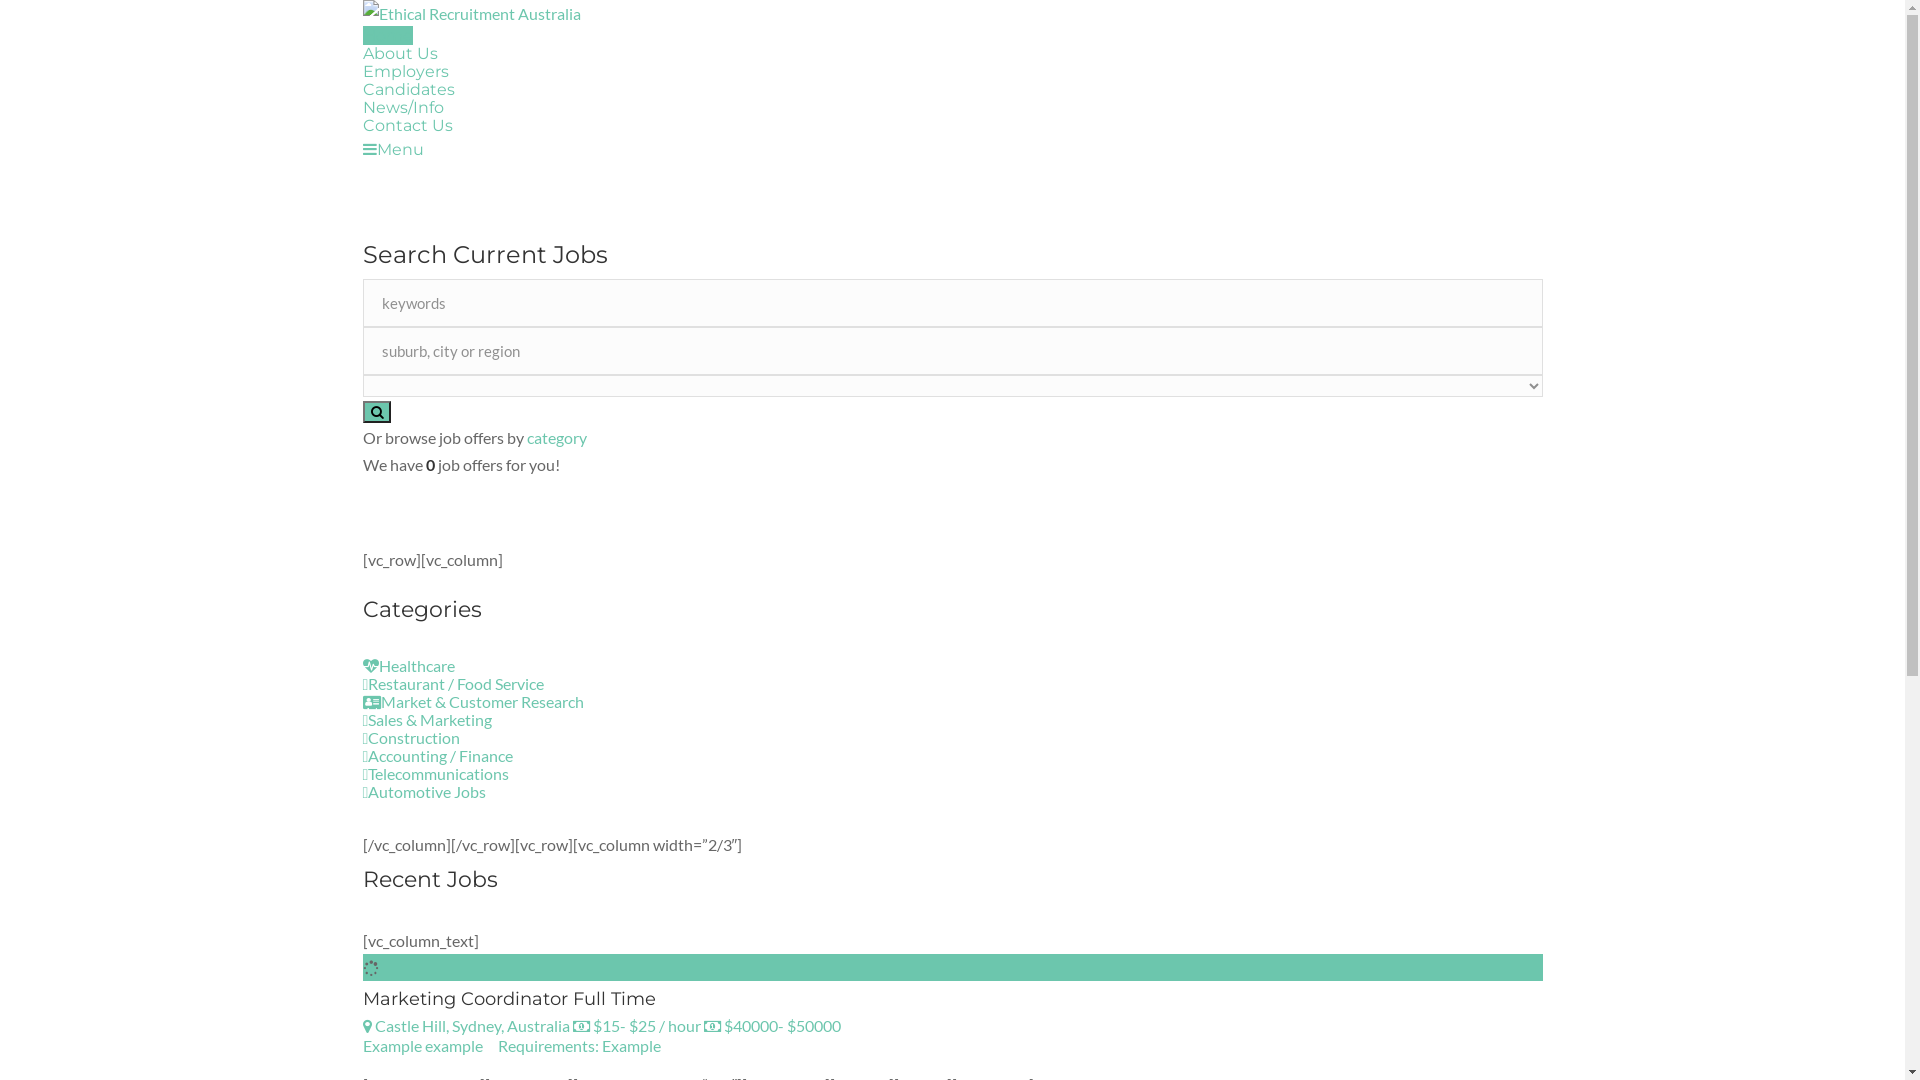  Describe the element at coordinates (407, 88) in the screenshot. I see `'Candidates'` at that location.